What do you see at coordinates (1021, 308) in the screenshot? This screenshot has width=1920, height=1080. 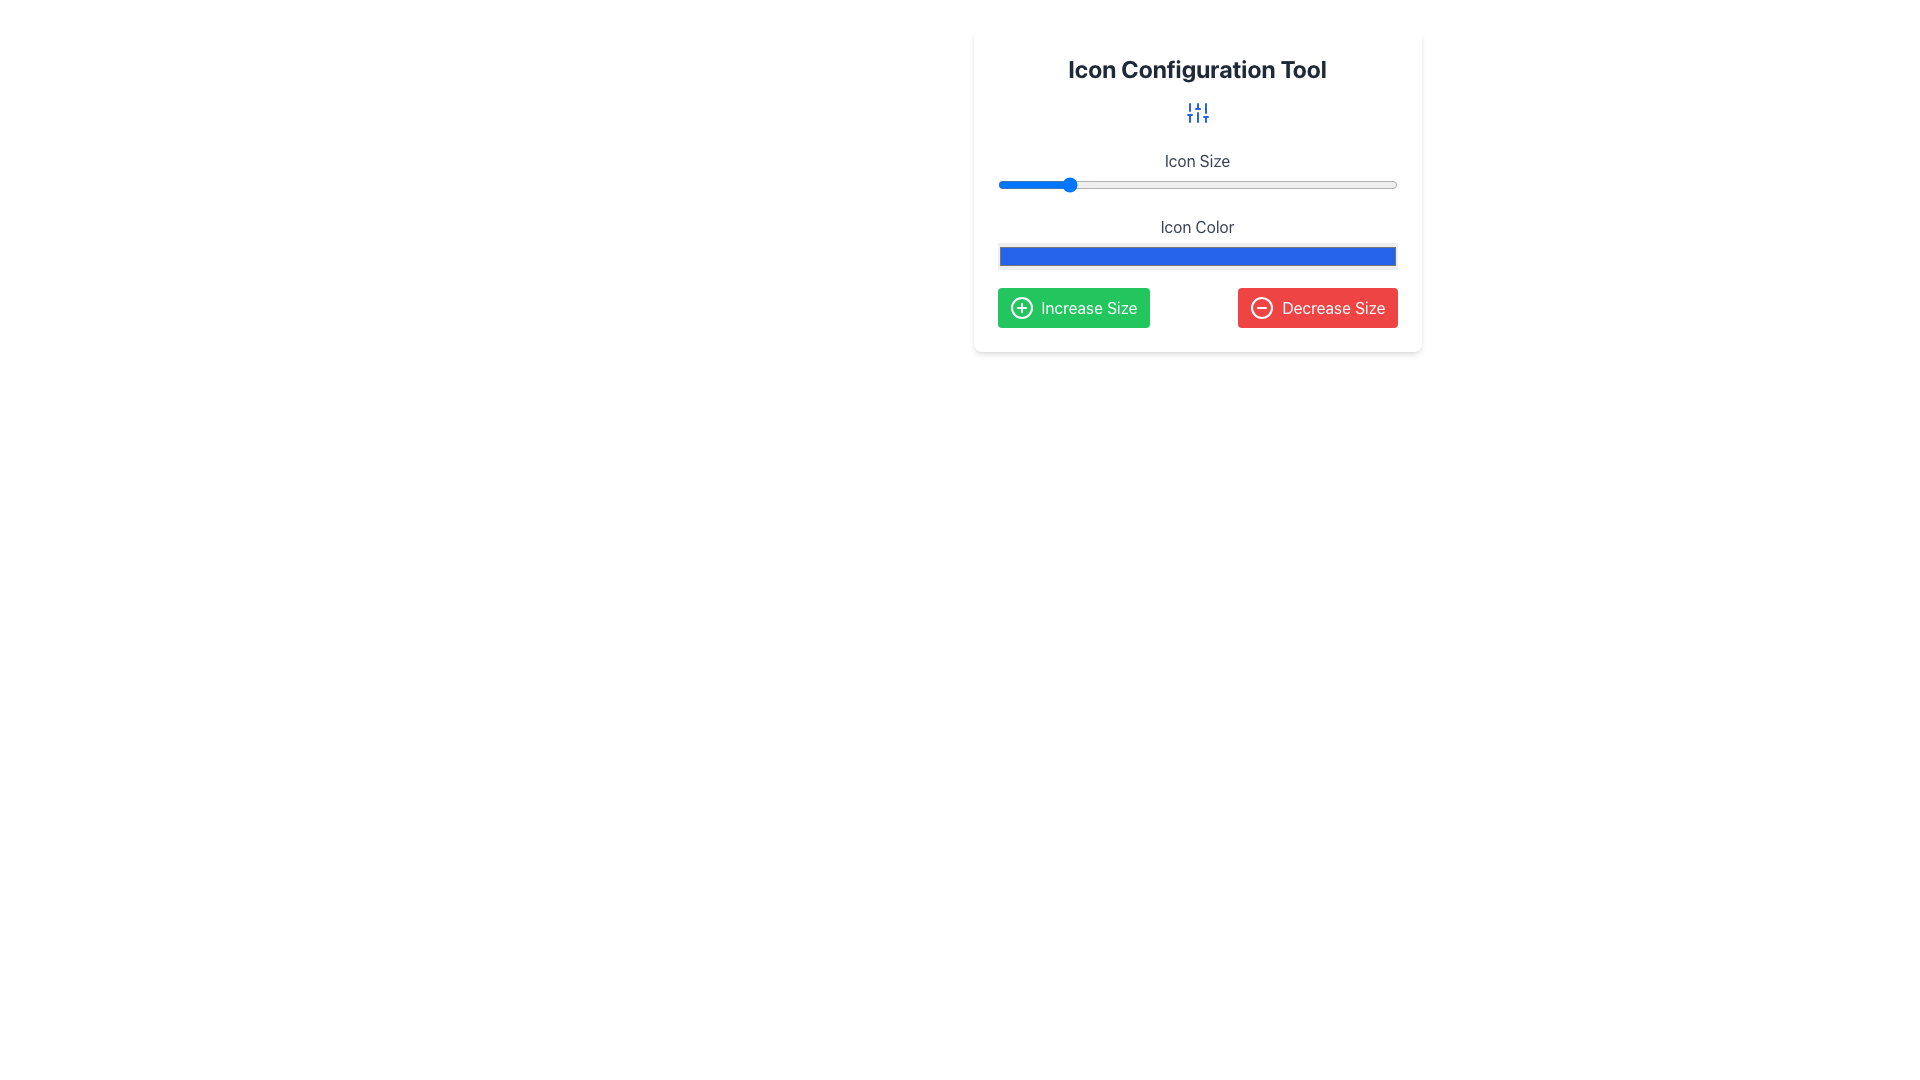 I see `the circular decorative element of the 'Increase Size' button in the 'Icon Configuration Tool' interface` at bounding box center [1021, 308].